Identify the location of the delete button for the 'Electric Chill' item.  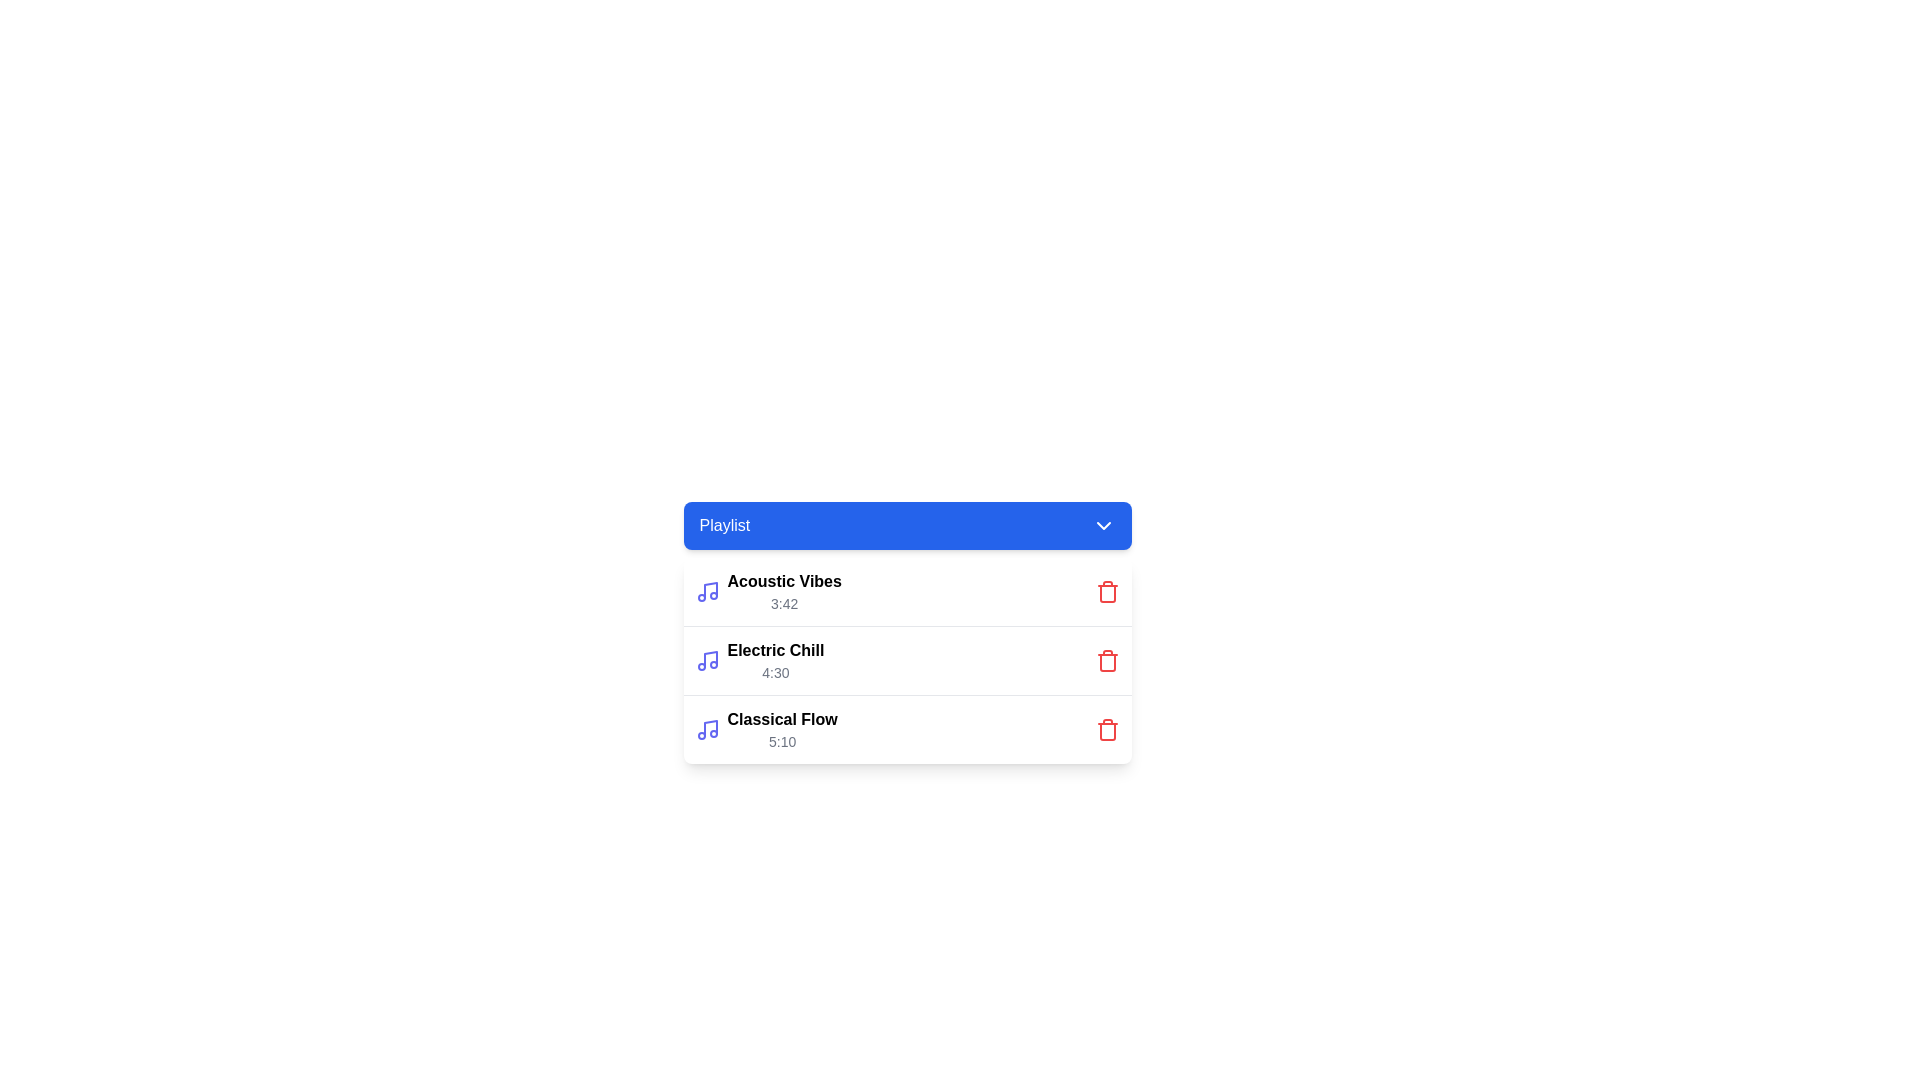
(1106, 660).